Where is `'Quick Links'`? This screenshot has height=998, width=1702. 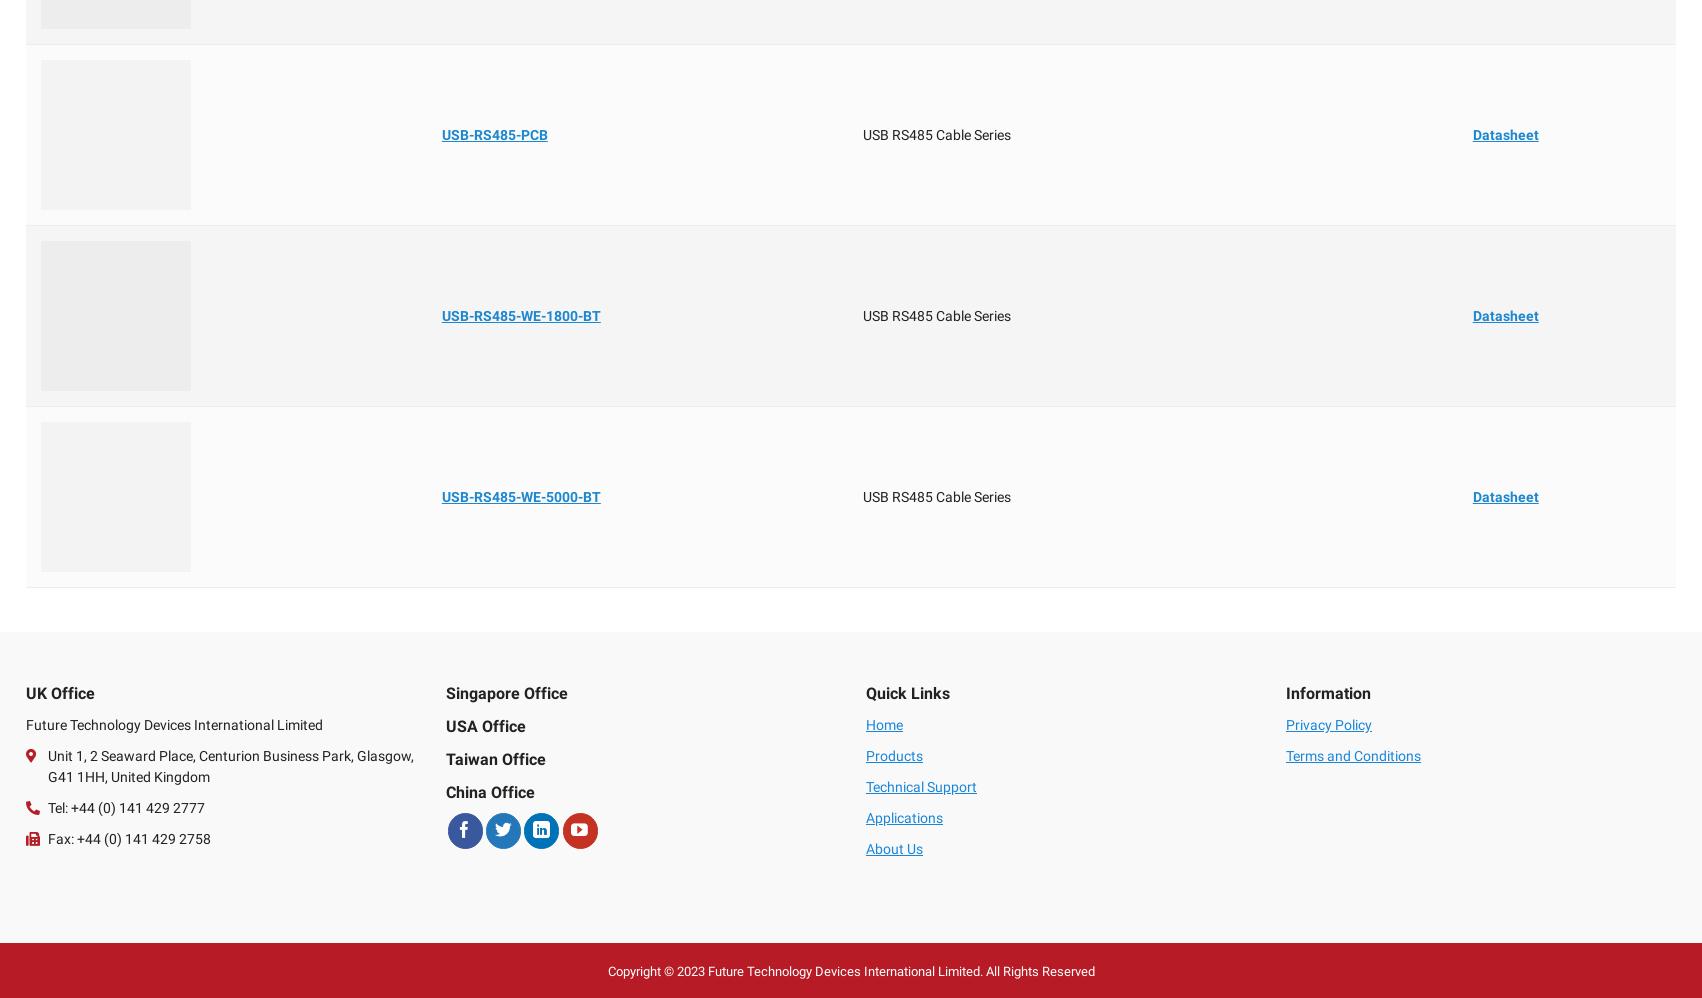
'Quick Links' is located at coordinates (865, 692).